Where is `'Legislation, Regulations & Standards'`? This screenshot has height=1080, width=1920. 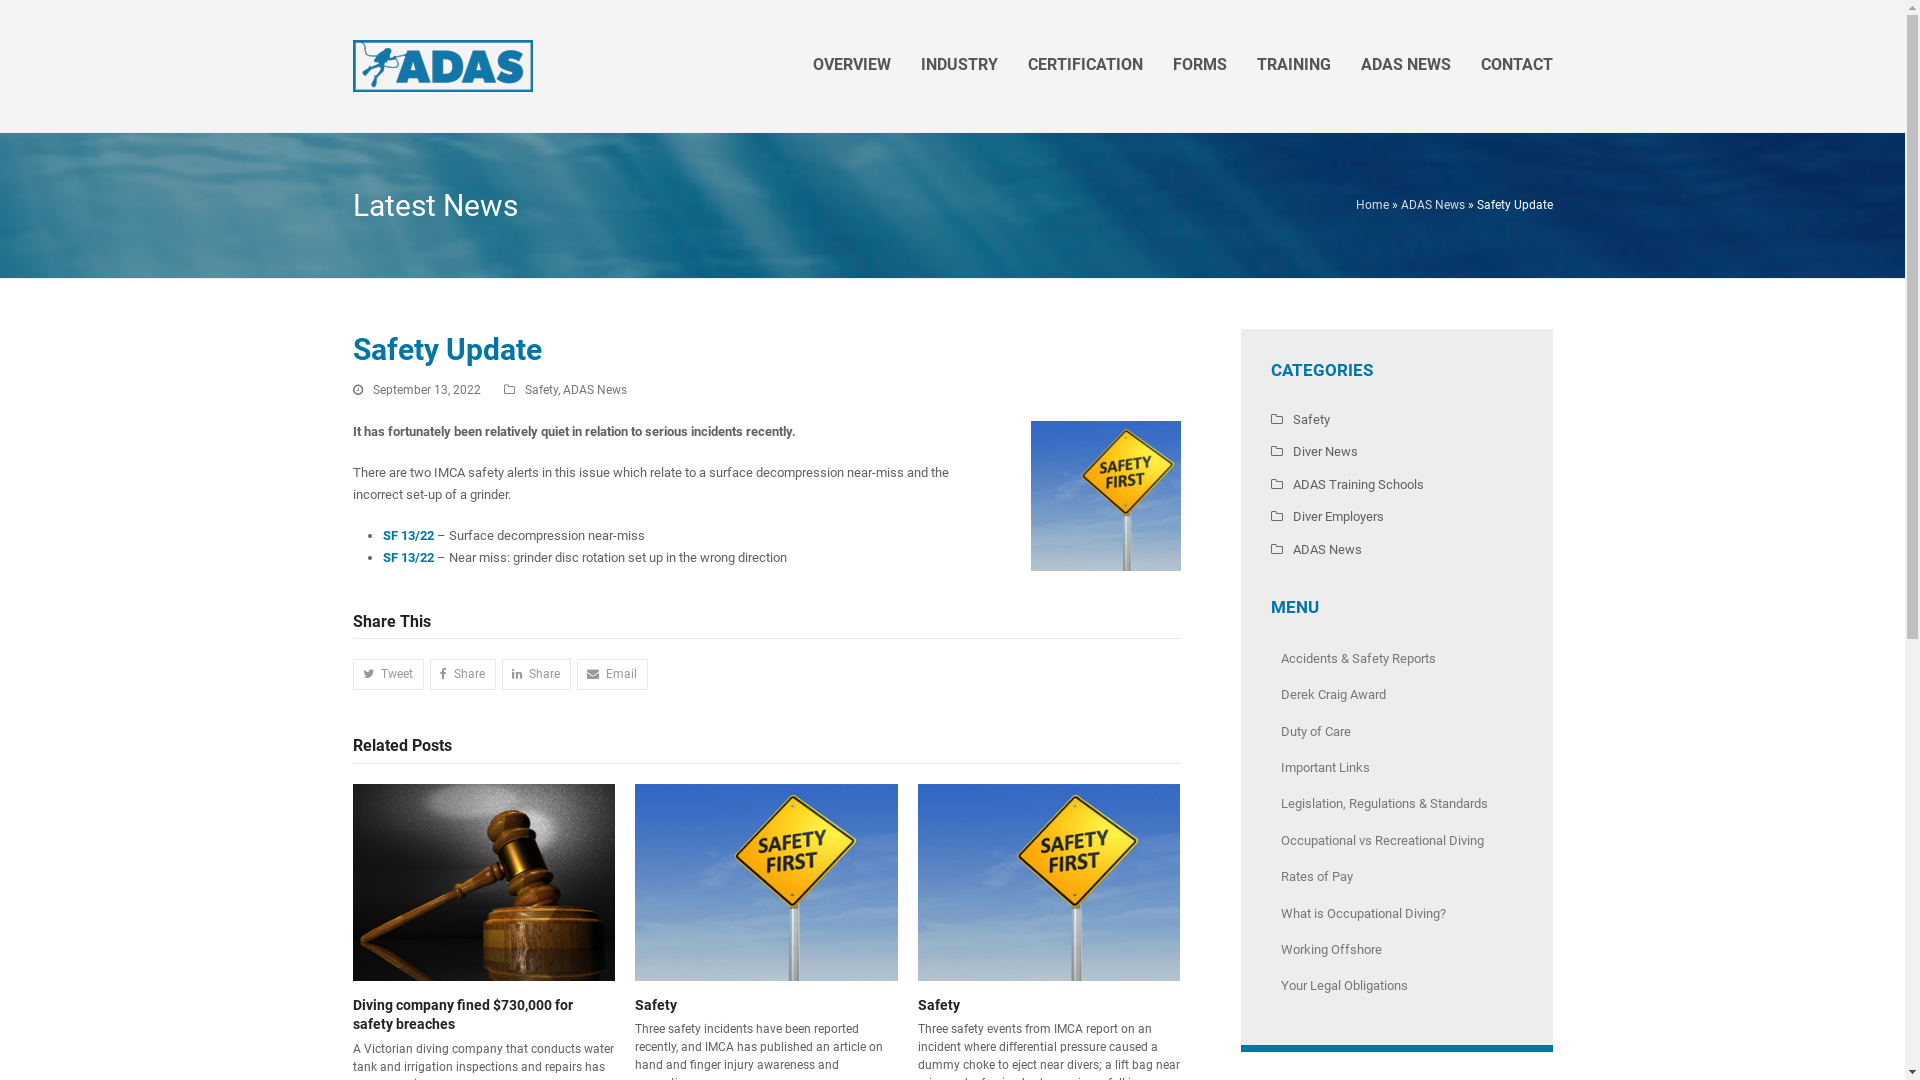
'Legislation, Regulations & Standards' is located at coordinates (1269, 802).